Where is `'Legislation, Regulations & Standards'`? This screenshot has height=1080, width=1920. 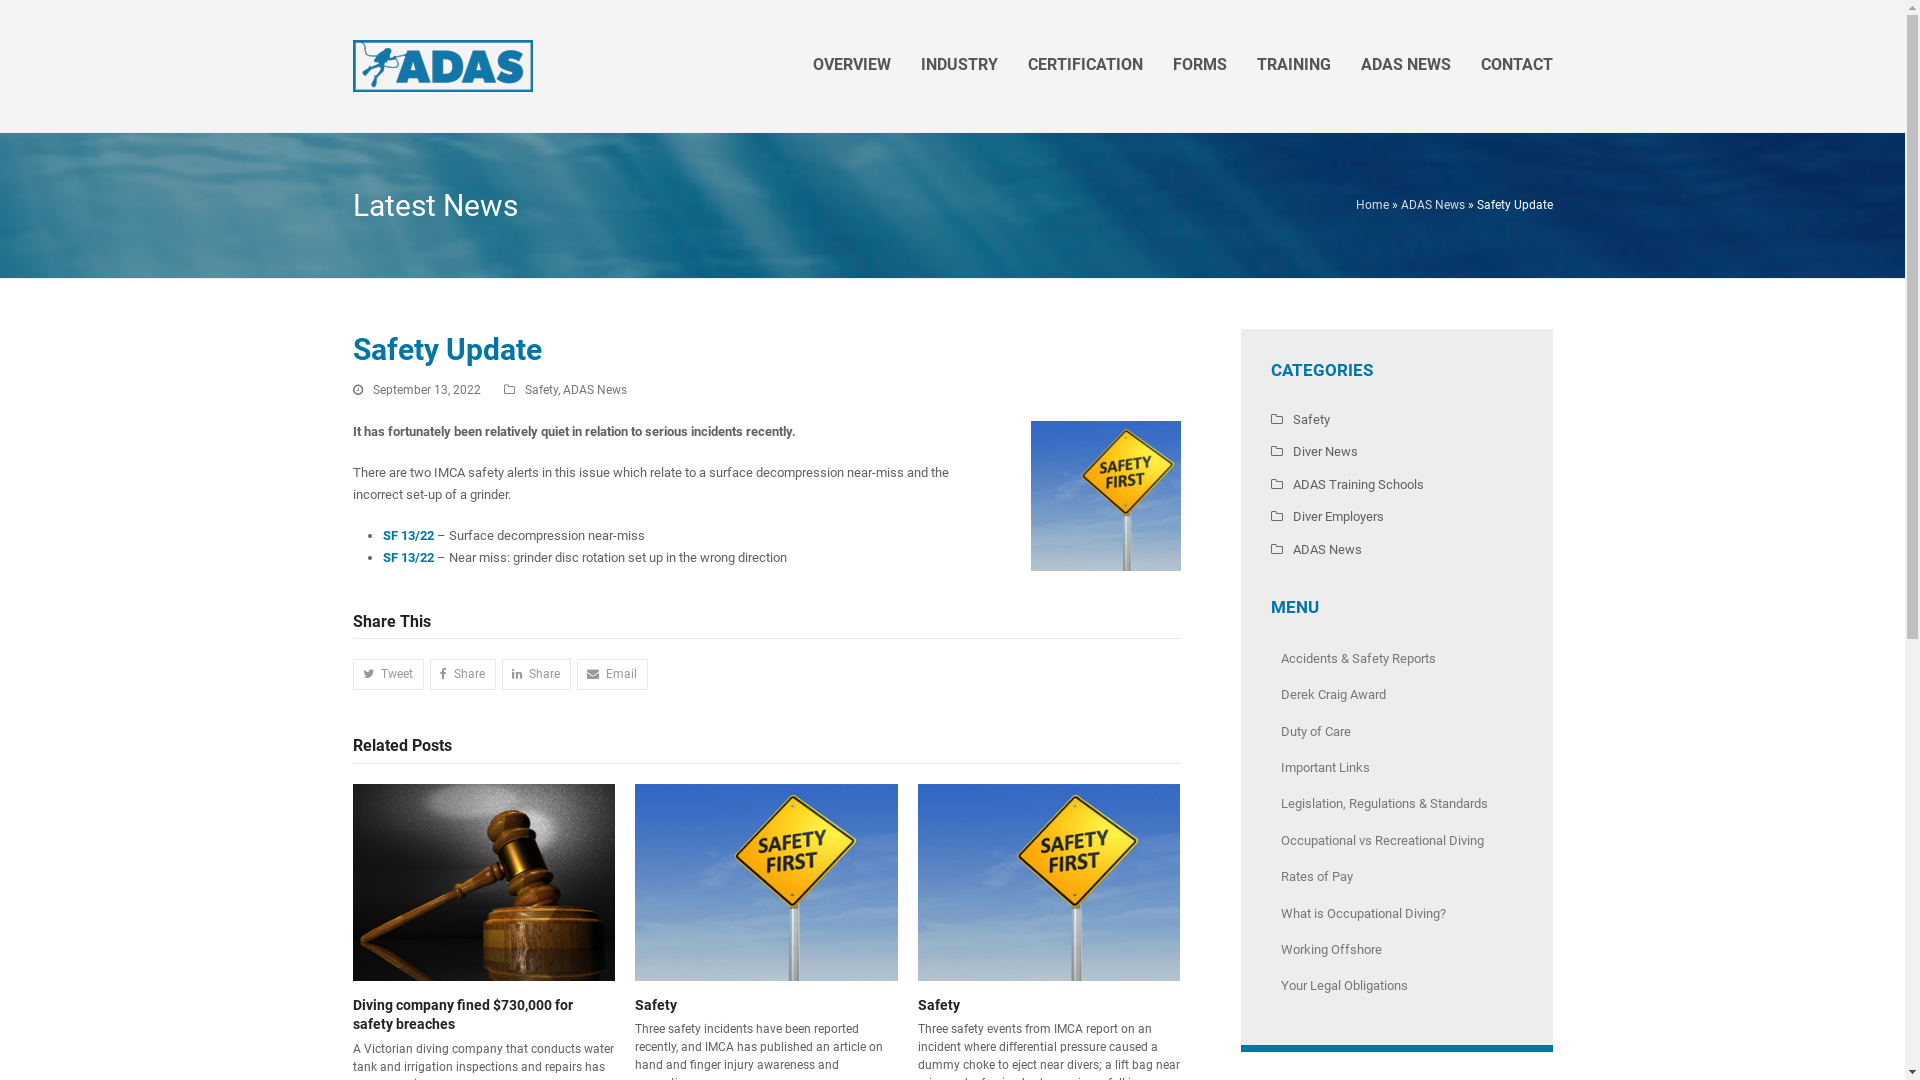
'Legislation, Regulations & Standards' is located at coordinates (1269, 802).